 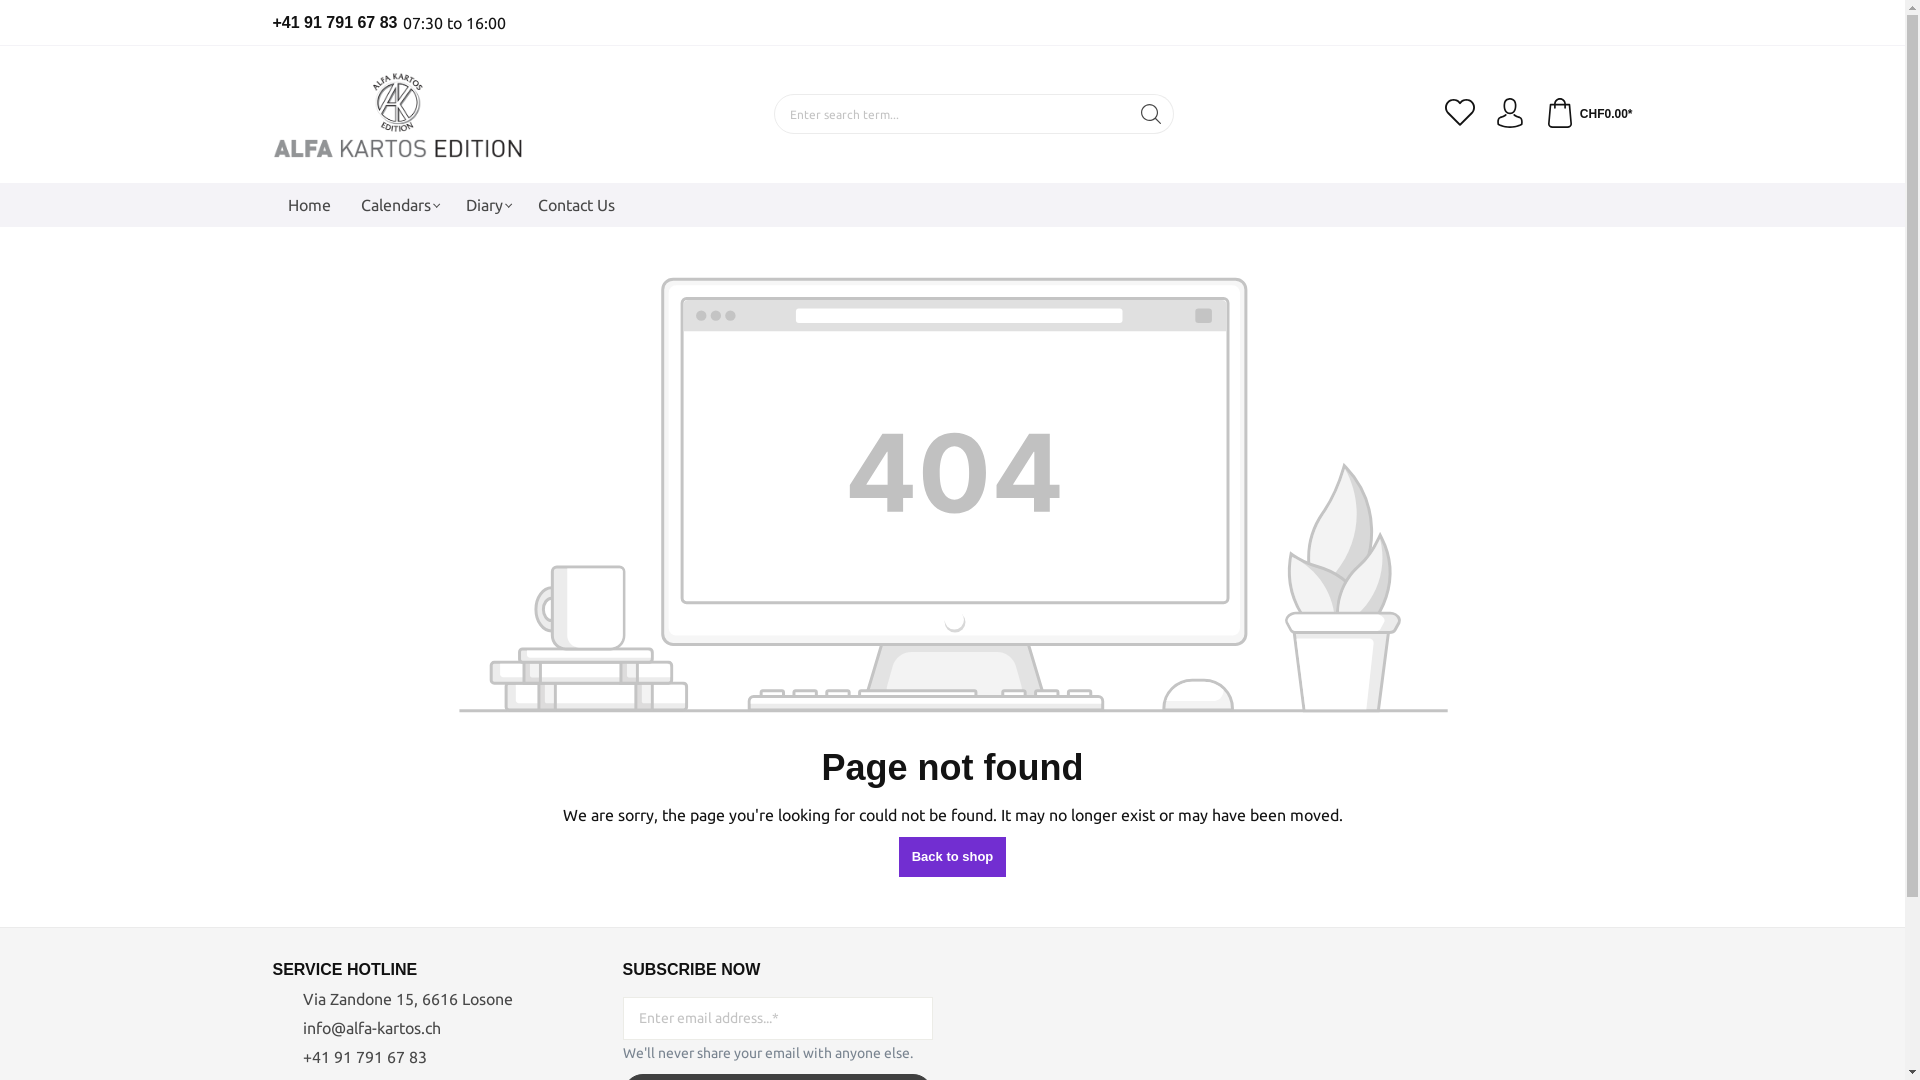 What do you see at coordinates (449, 204) in the screenshot?
I see `'Diary'` at bounding box center [449, 204].